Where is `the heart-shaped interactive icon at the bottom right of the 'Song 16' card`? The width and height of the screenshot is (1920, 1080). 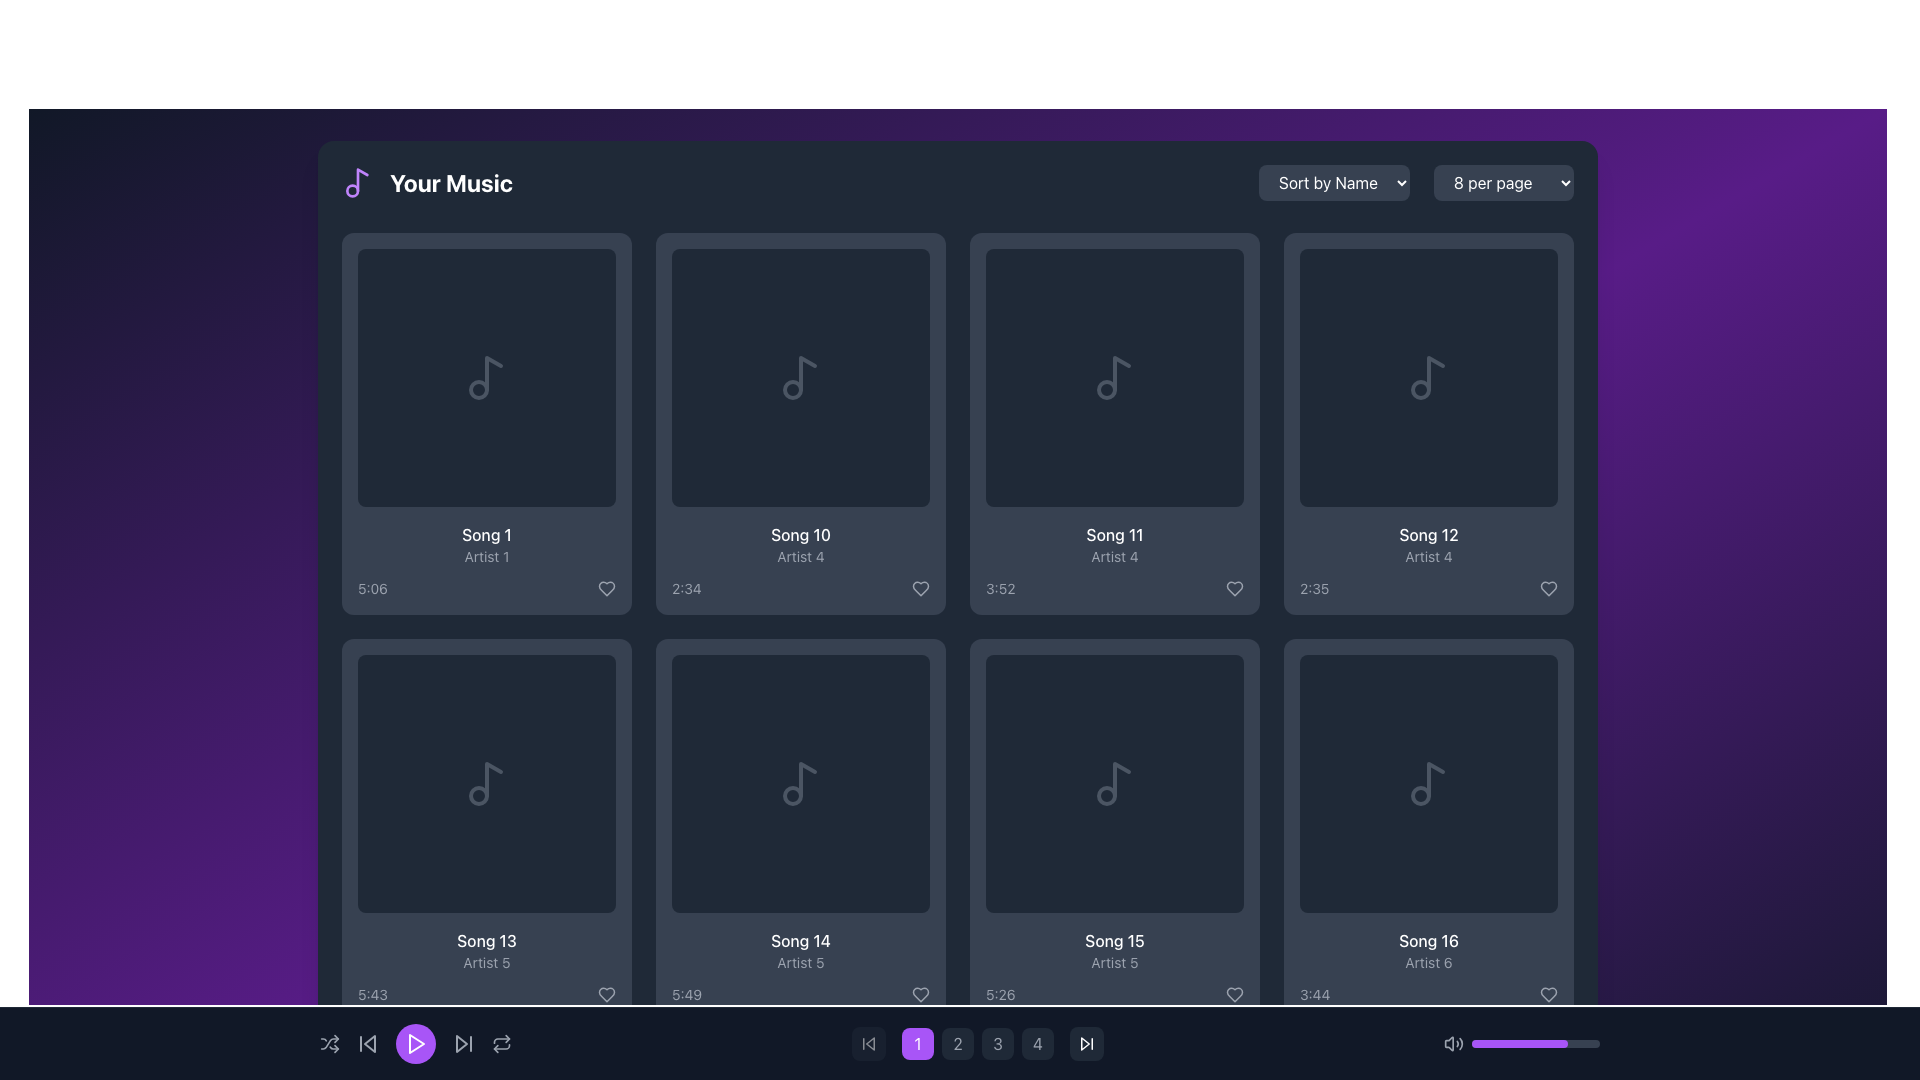 the heart-shaped interactive icon at the bottom right of the 'Song 16' card is located at coordinates (1548, 995).